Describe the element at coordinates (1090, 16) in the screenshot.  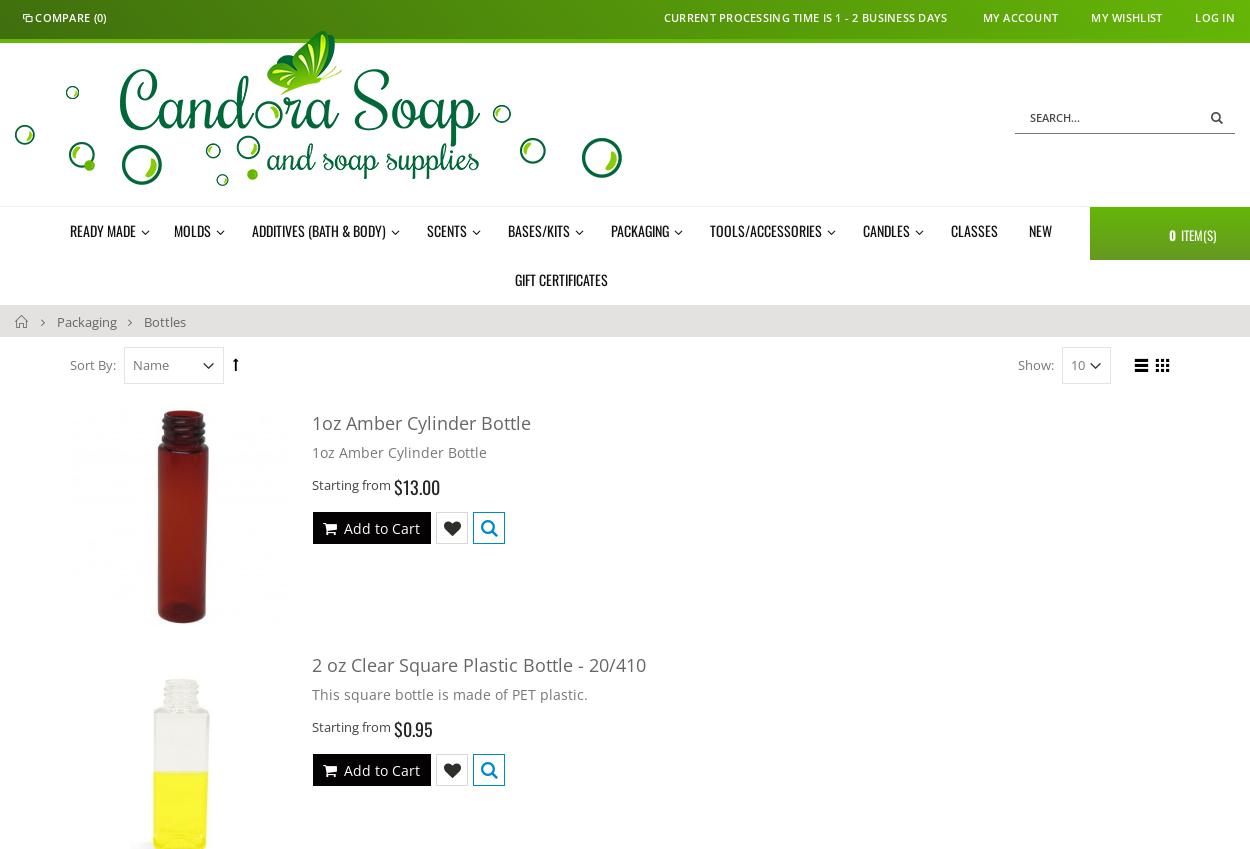
I see `'My Wishlist'` at that location.